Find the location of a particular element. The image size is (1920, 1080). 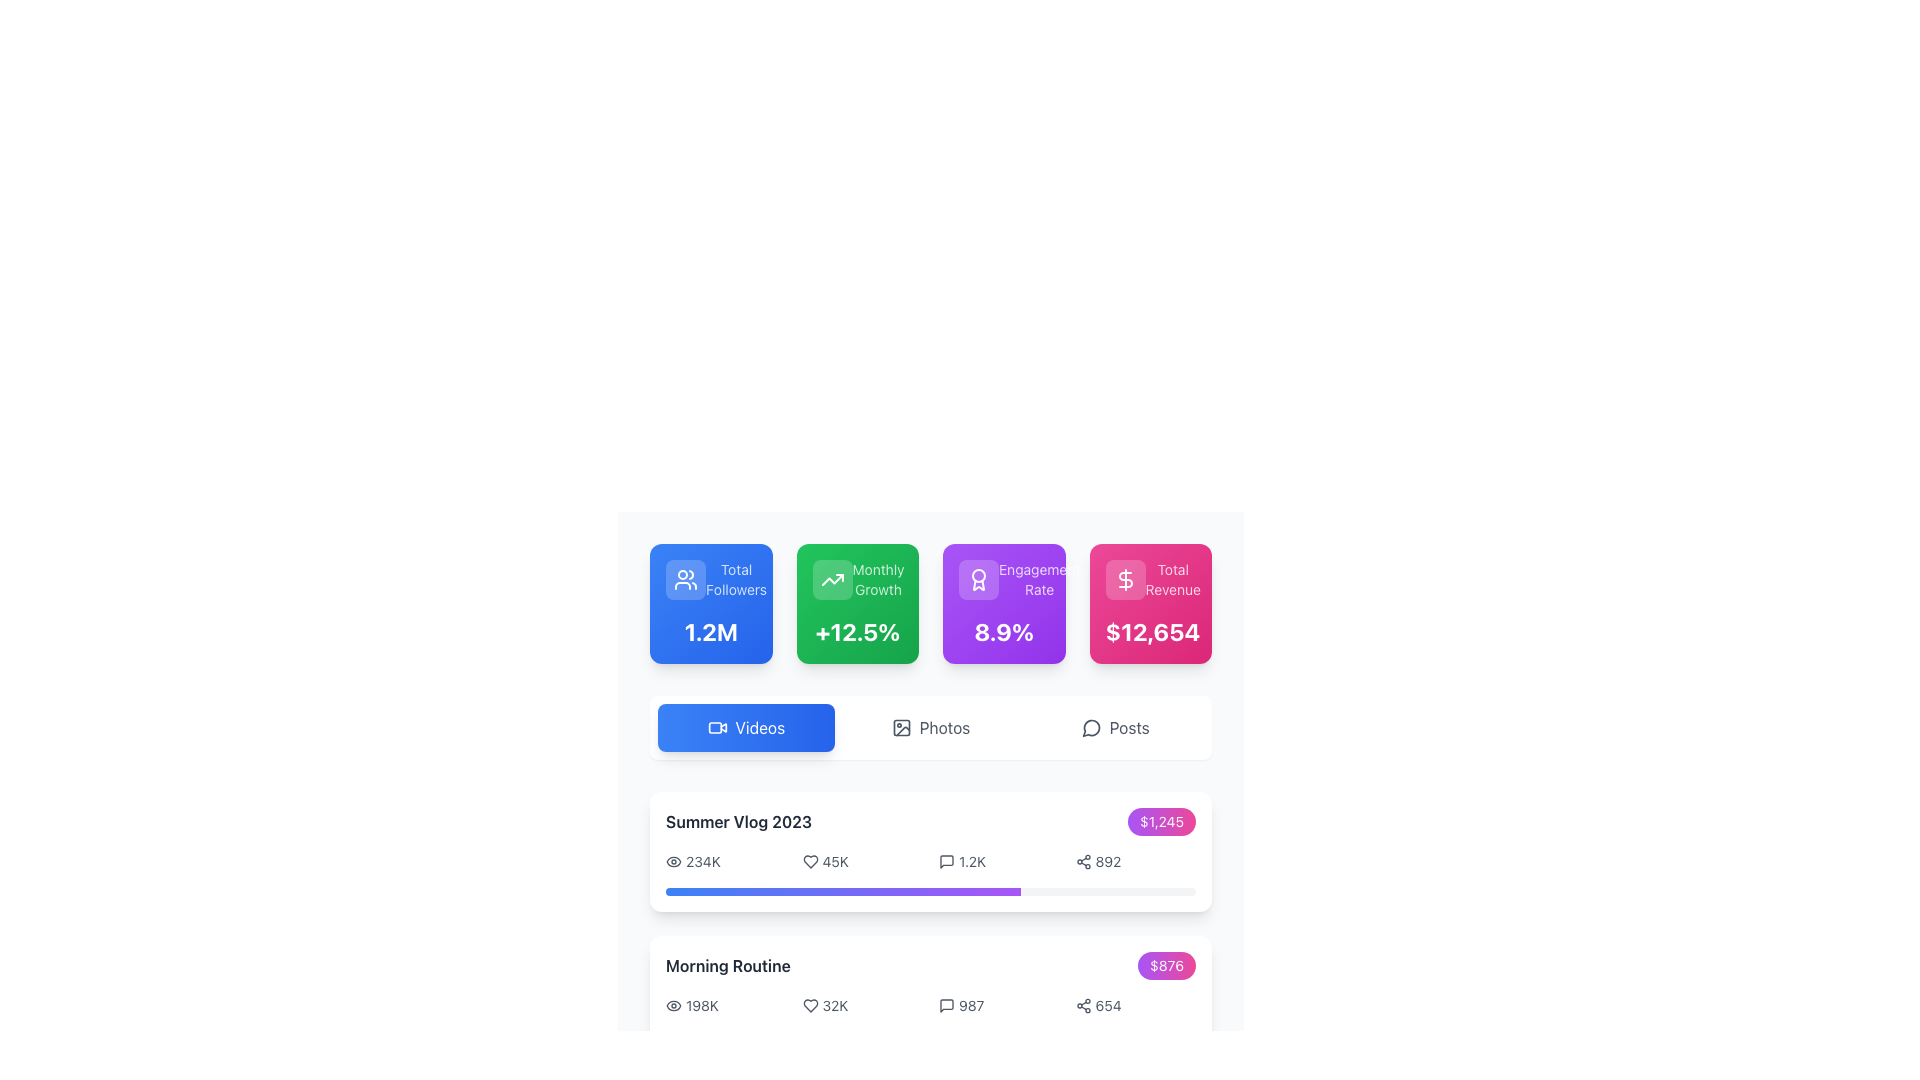

the square-shaped icon with a soft pink background and a white dollar sign ($) located within the 'Total Revenue' card at the top right of the dashboard is located at coordinates (1125, 579).